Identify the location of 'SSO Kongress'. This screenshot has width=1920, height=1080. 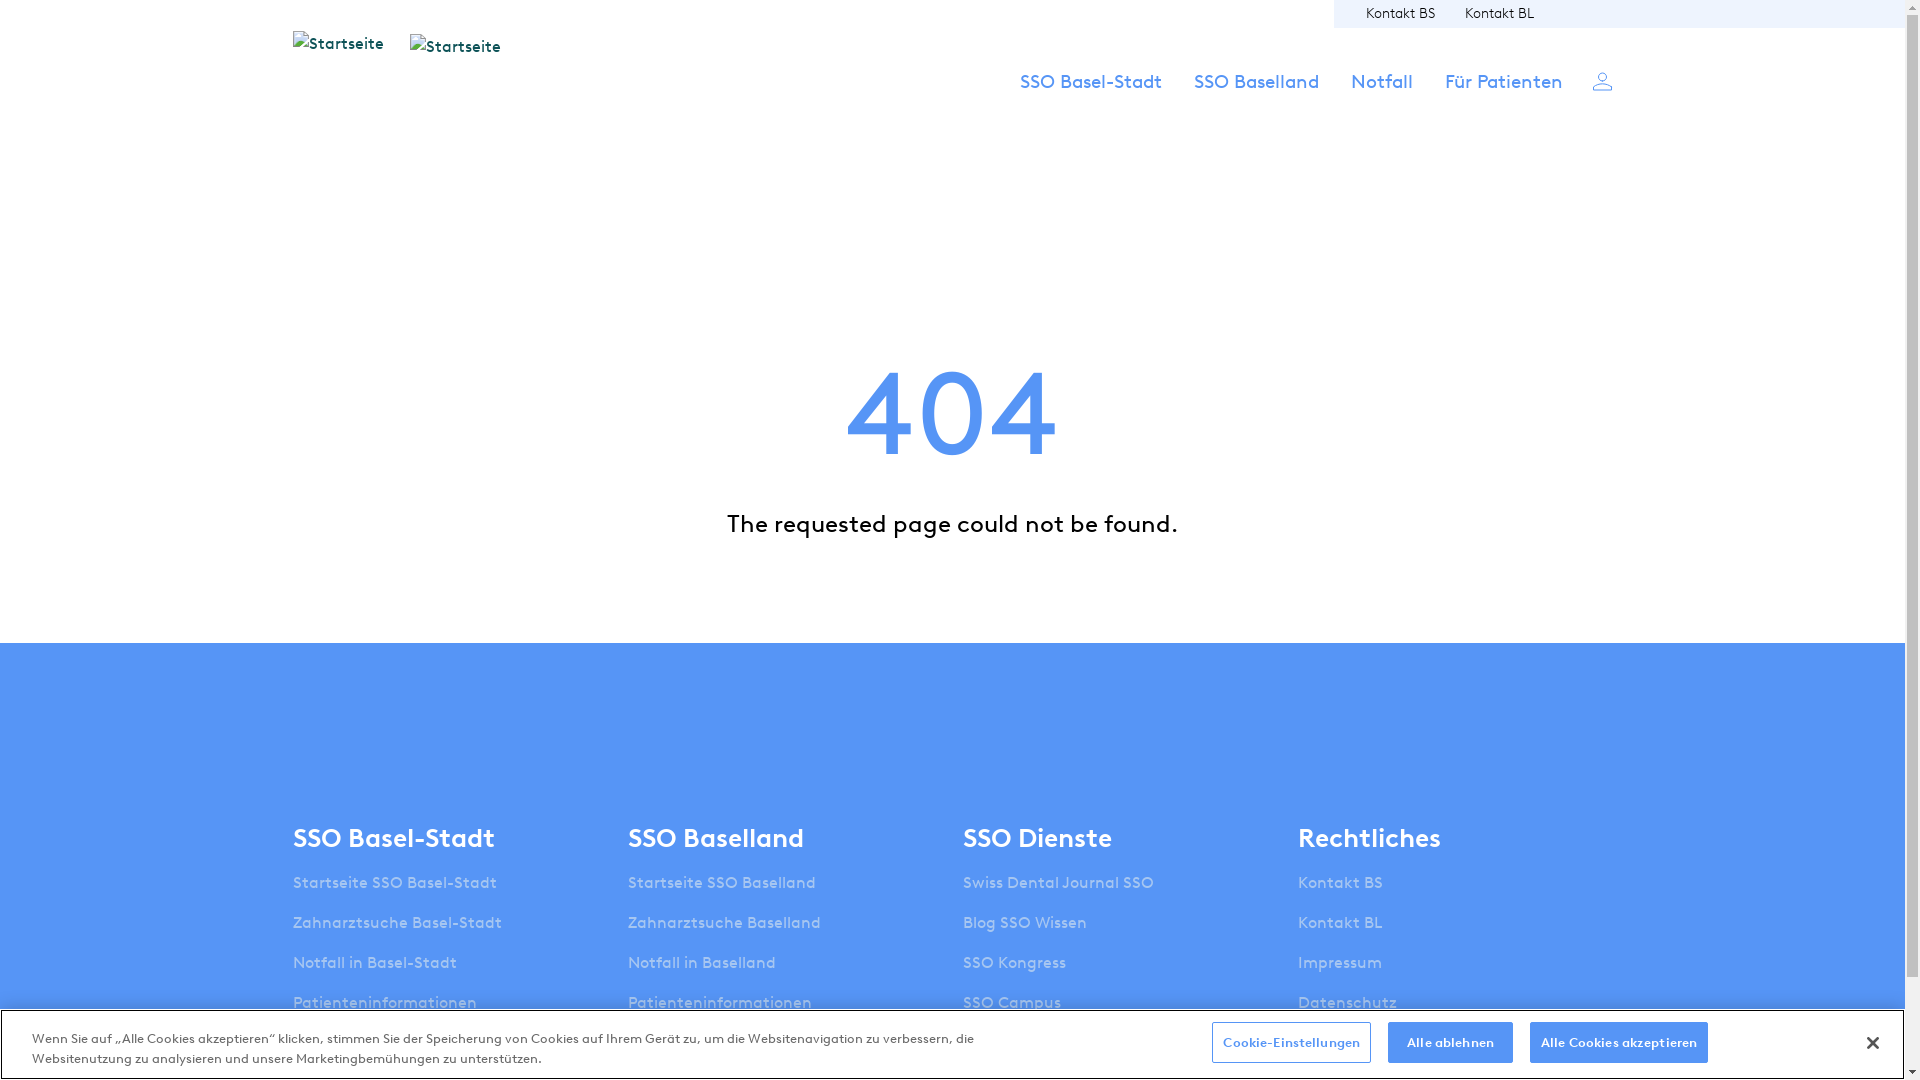
(1014, 962).